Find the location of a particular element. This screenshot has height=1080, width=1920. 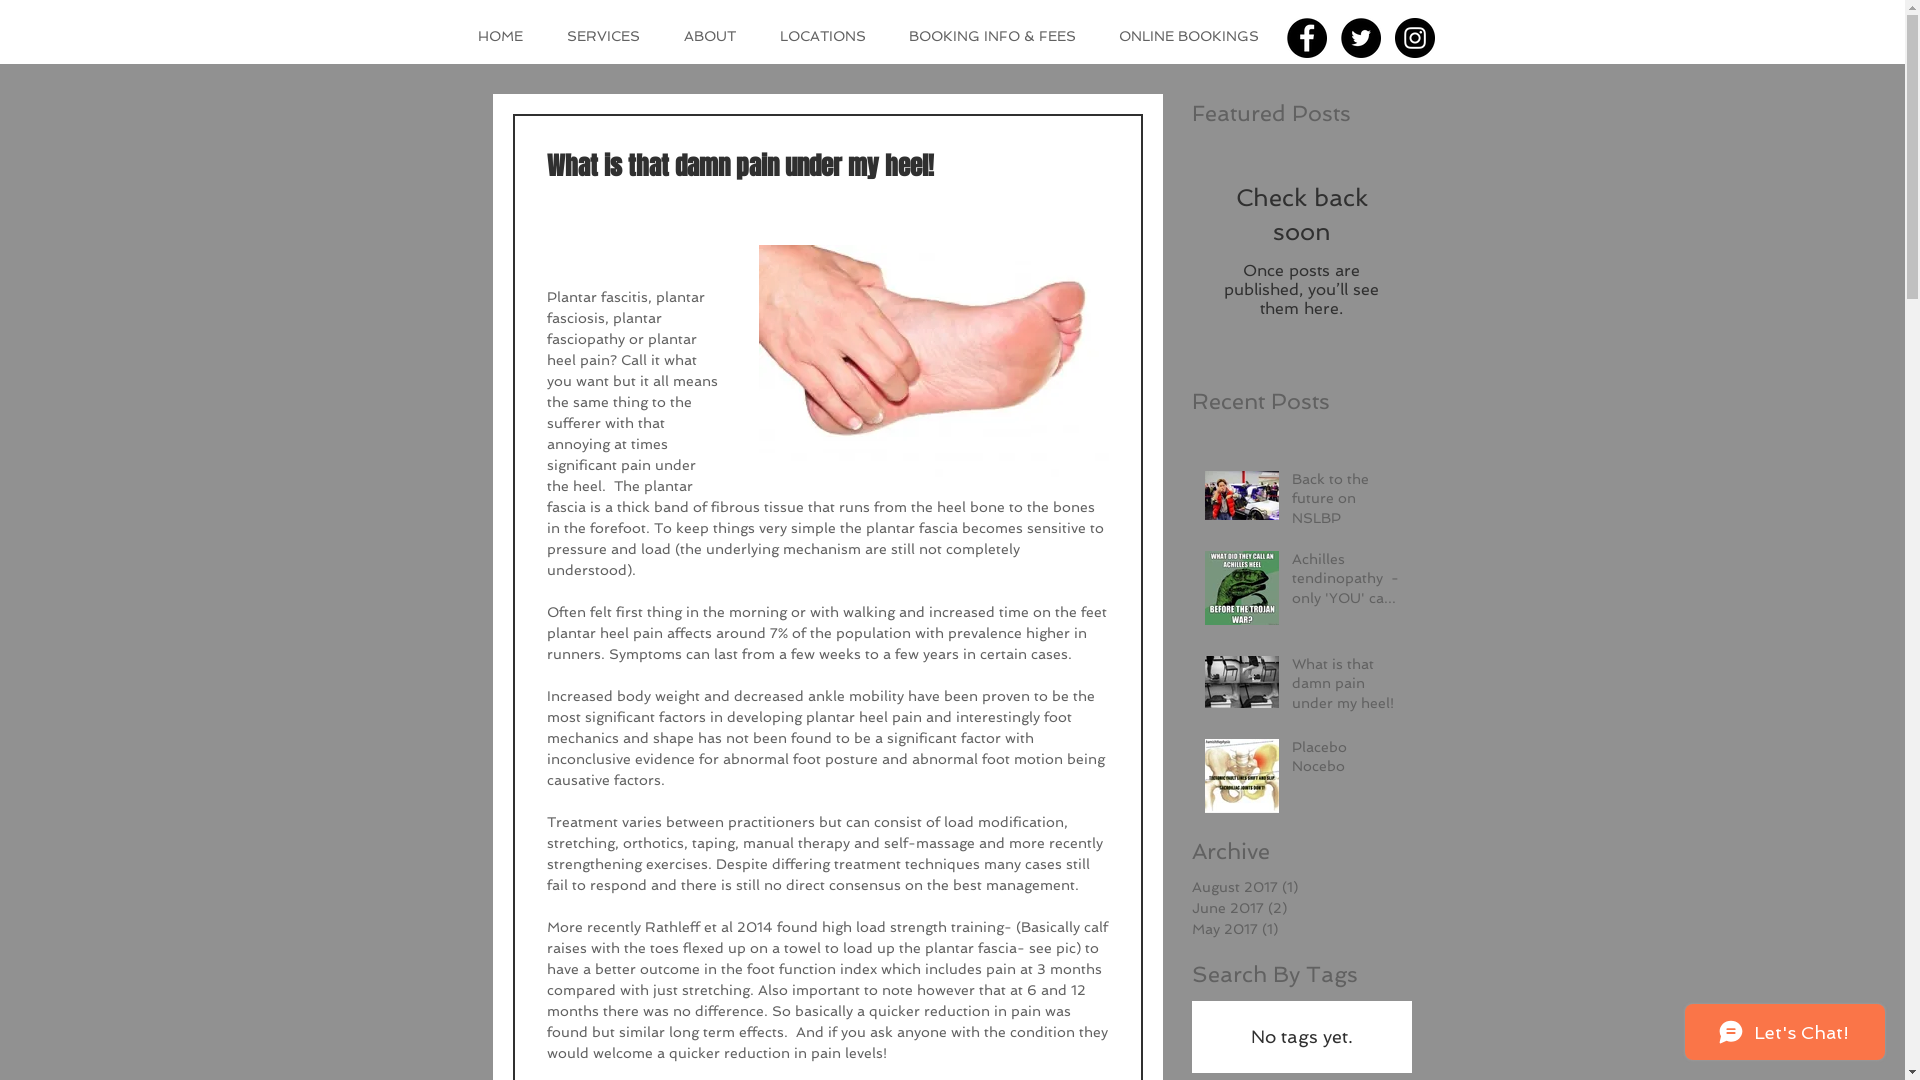

'August 2017 (1)' is located at coordinates (1296, 886).